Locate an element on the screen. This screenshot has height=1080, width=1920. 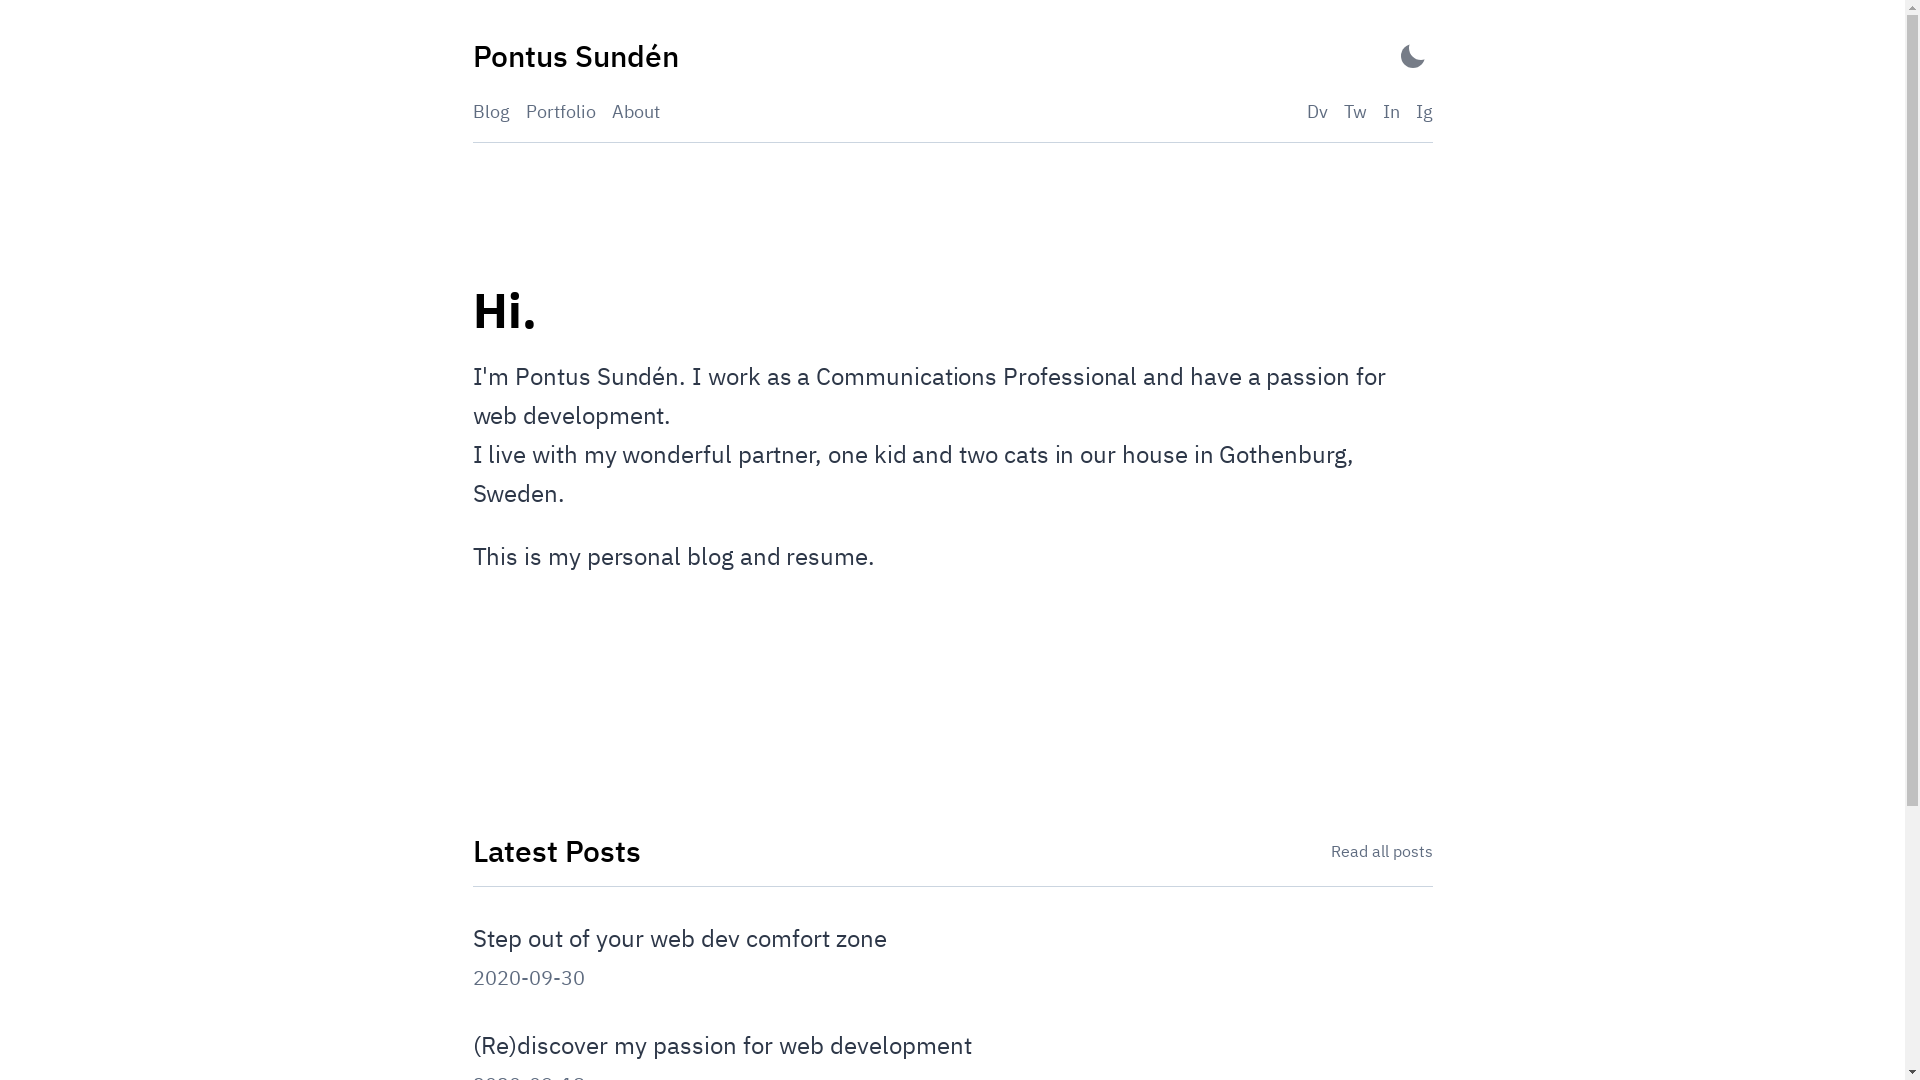
'(Re)discover my passion for web development' is located at coordinates (470, 1044).